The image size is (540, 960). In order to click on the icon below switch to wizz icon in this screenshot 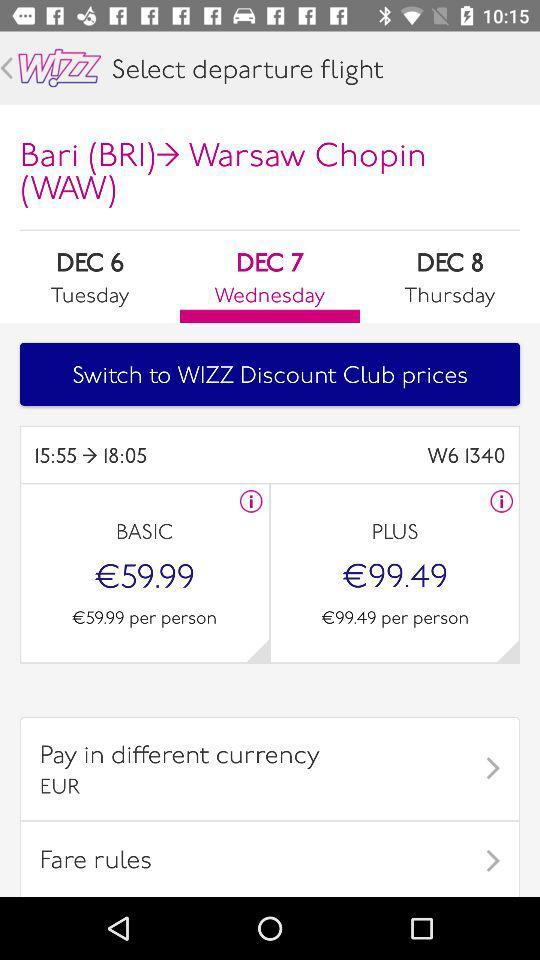, I will do `click(387, 455)`.